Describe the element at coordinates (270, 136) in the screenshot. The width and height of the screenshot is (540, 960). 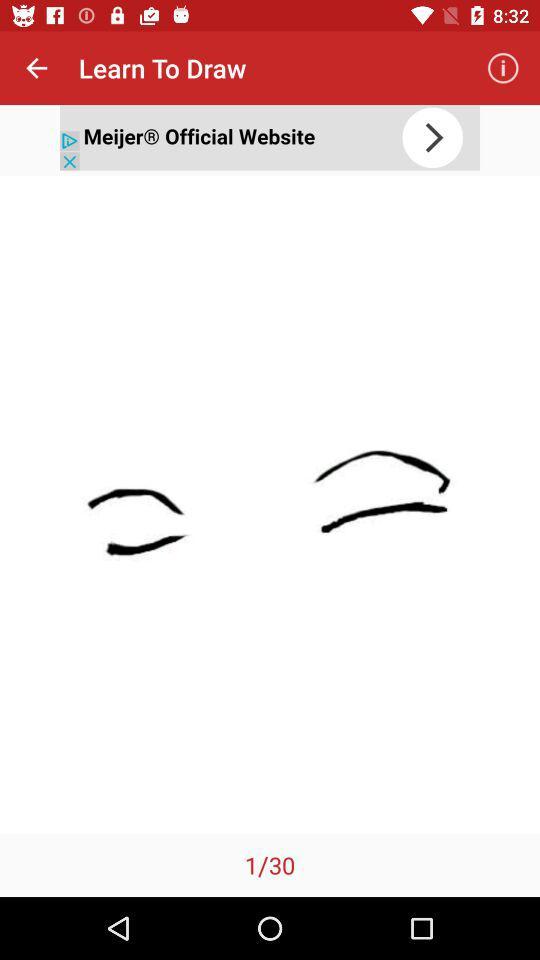
I see `advertisement` at that location.